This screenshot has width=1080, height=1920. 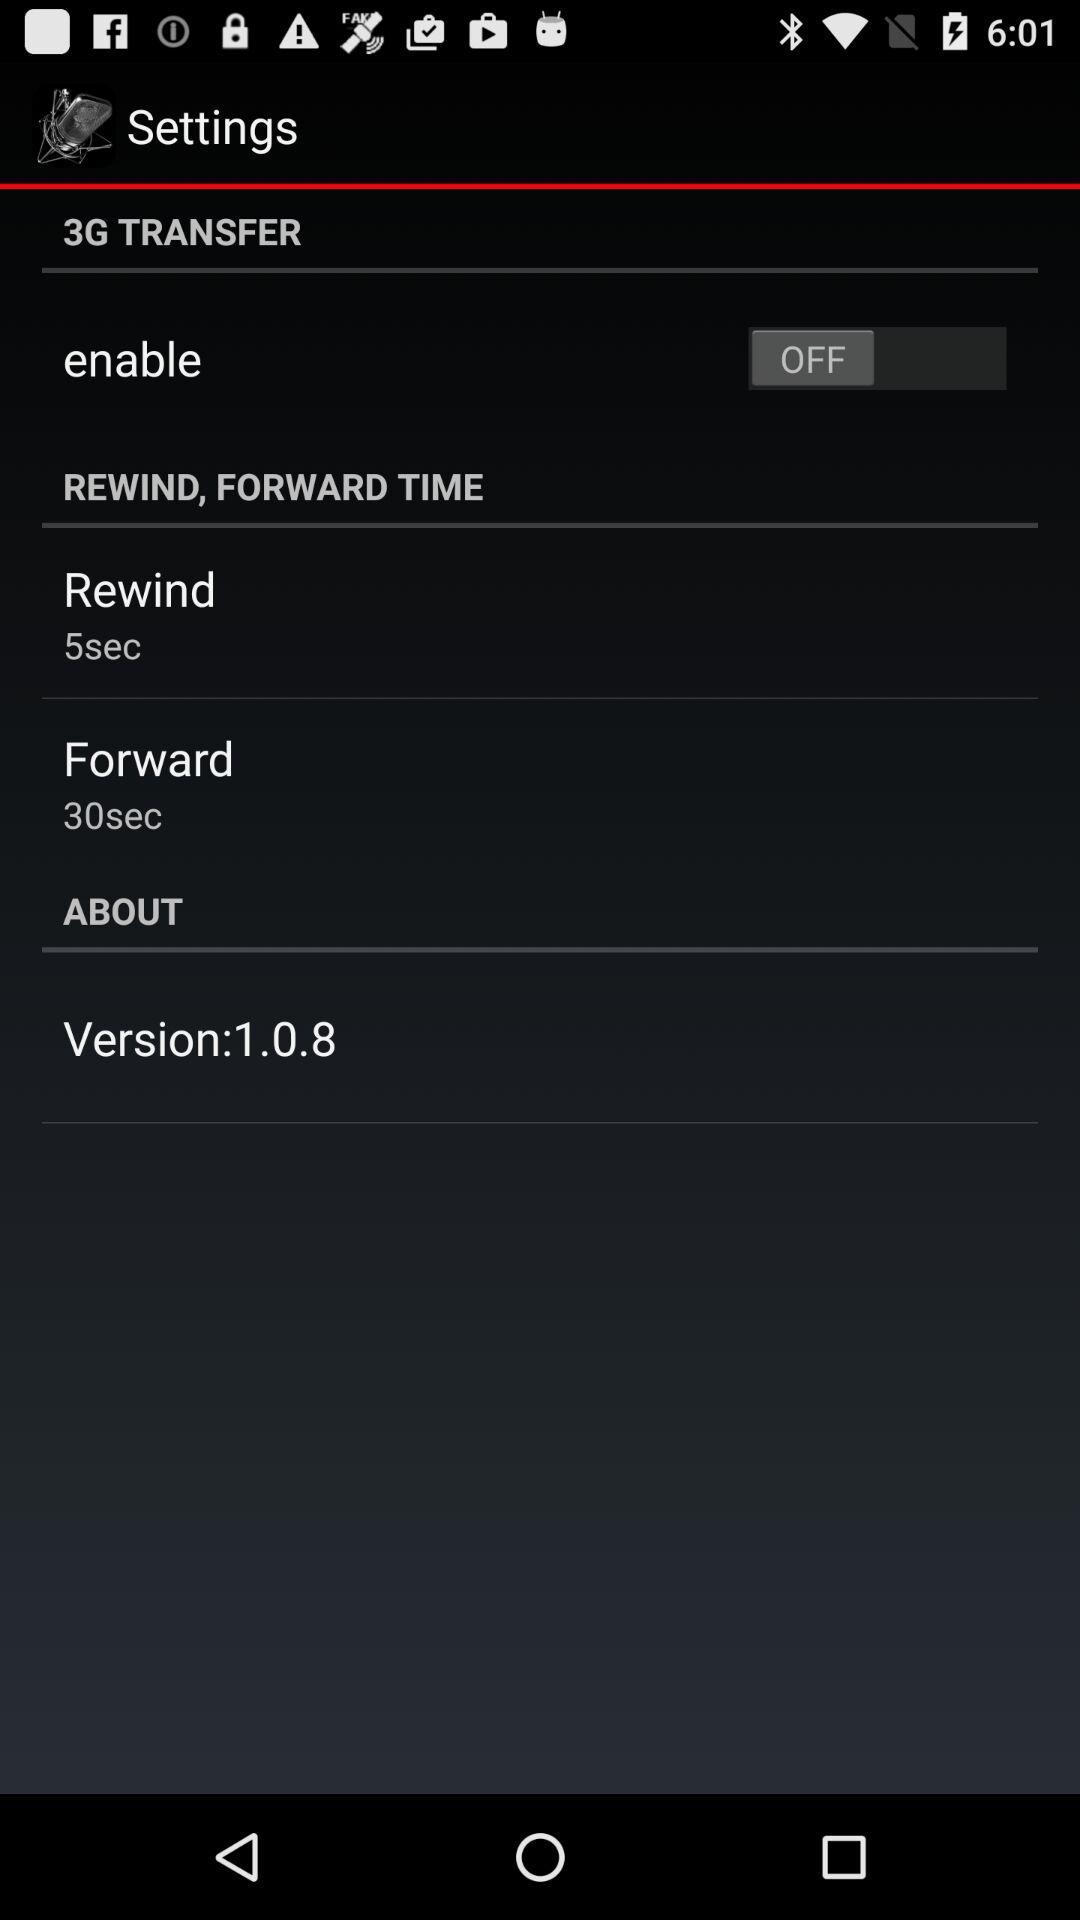 I want to click on app above rewind, forward time app, so click(x=876, y=358).